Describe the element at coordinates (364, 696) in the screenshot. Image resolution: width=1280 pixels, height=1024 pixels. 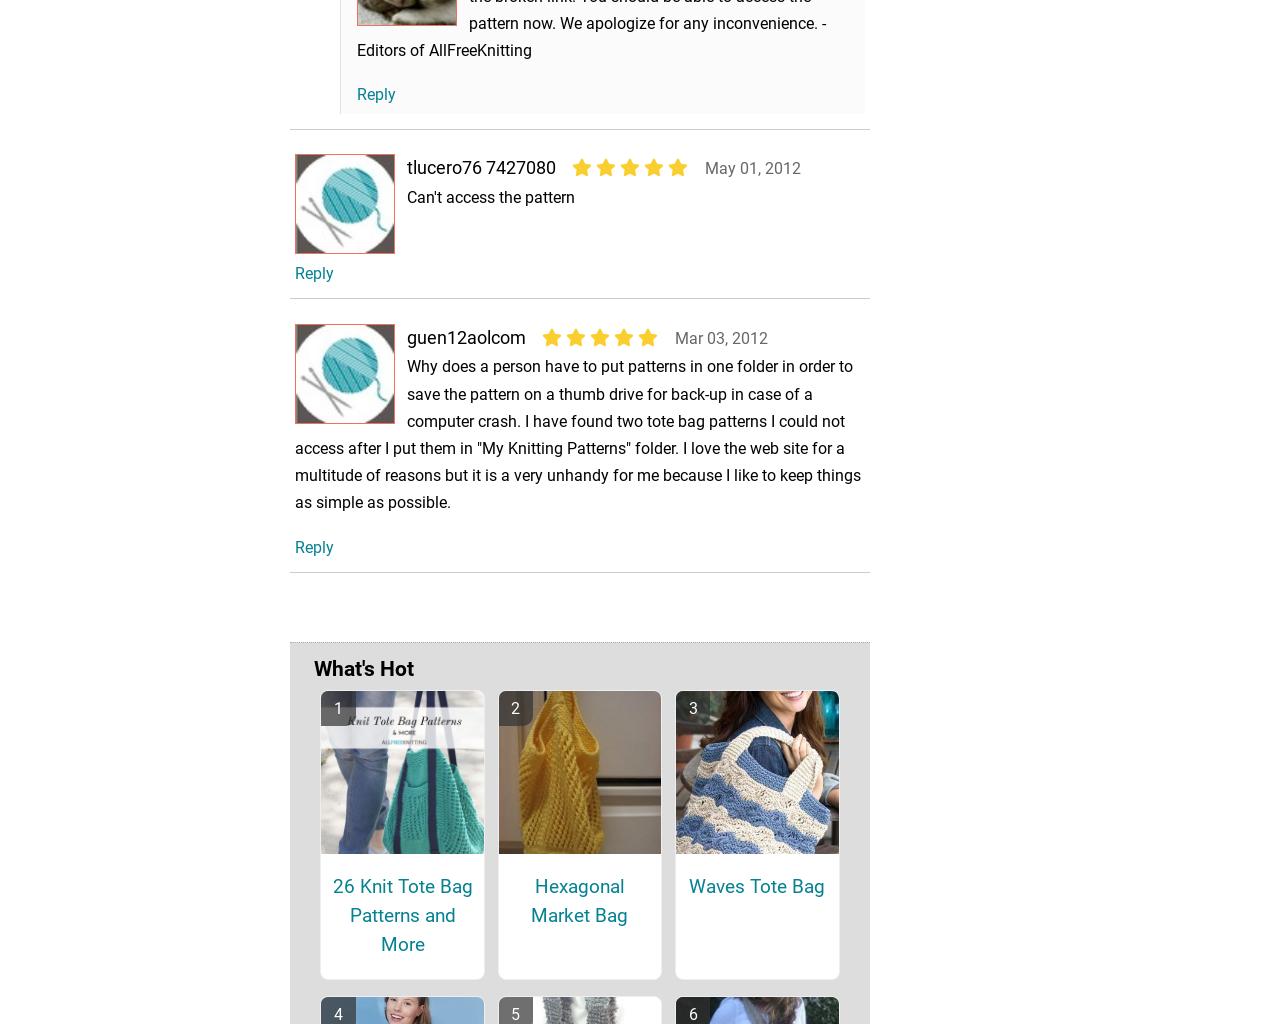
I see `'What's Hot'` at that location.